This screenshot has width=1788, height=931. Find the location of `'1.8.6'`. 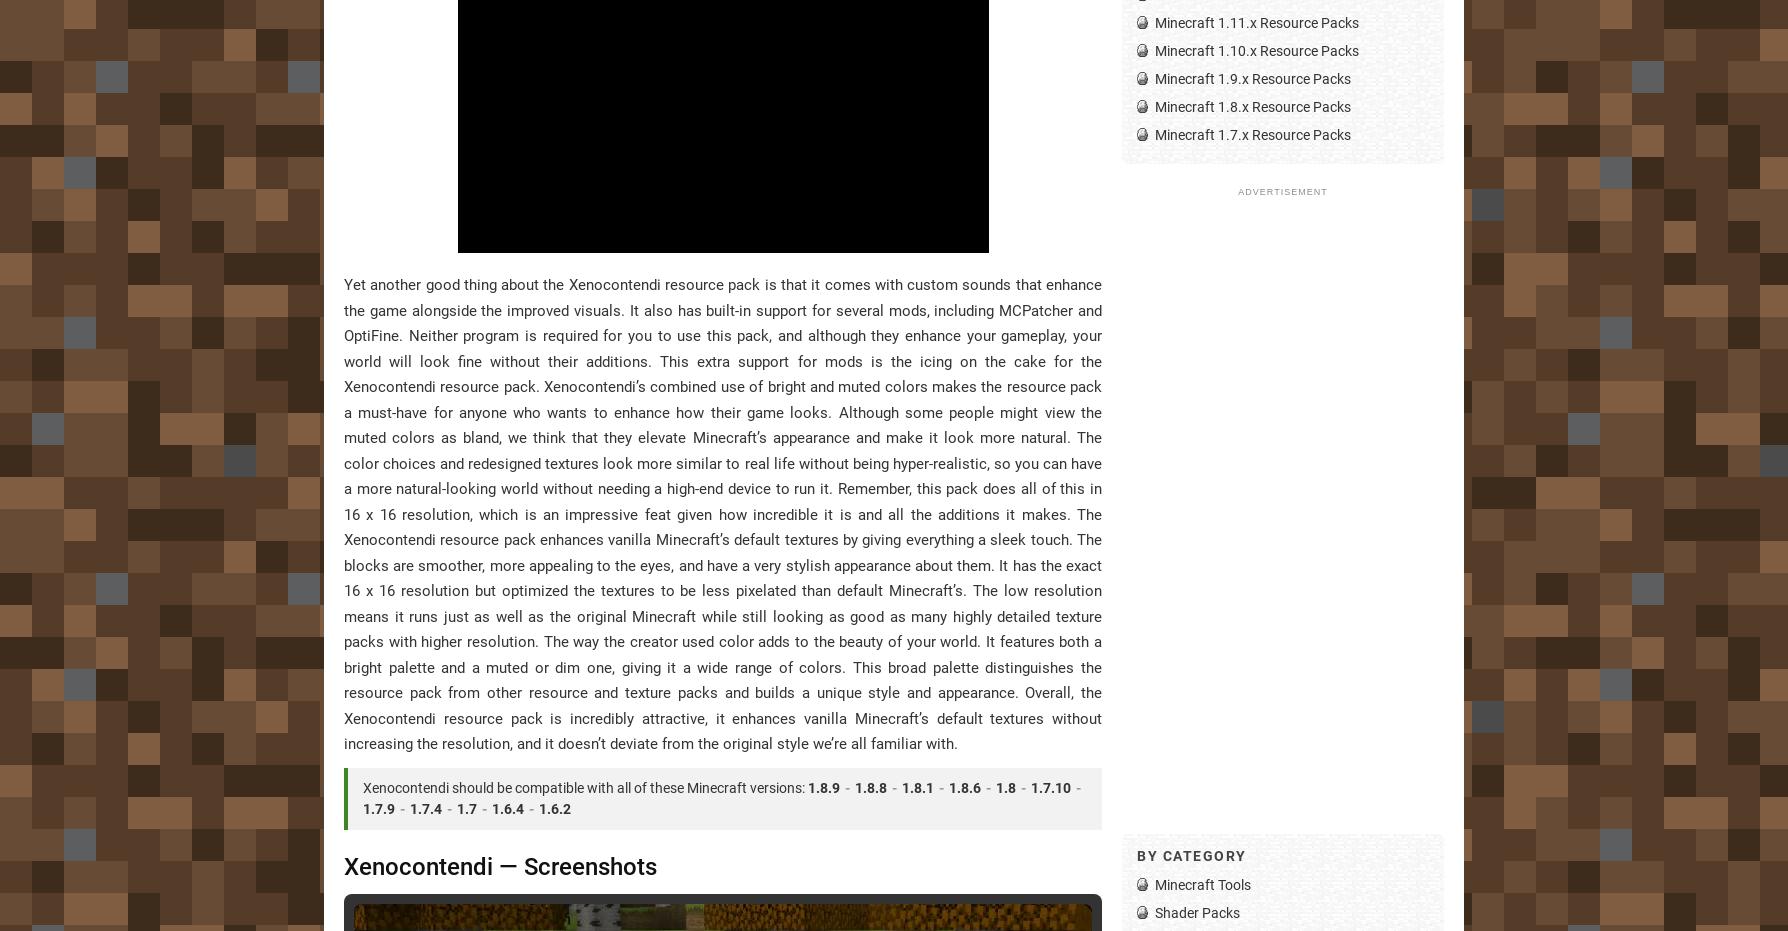

'1.8.6' is located at coordinates (964, 786).